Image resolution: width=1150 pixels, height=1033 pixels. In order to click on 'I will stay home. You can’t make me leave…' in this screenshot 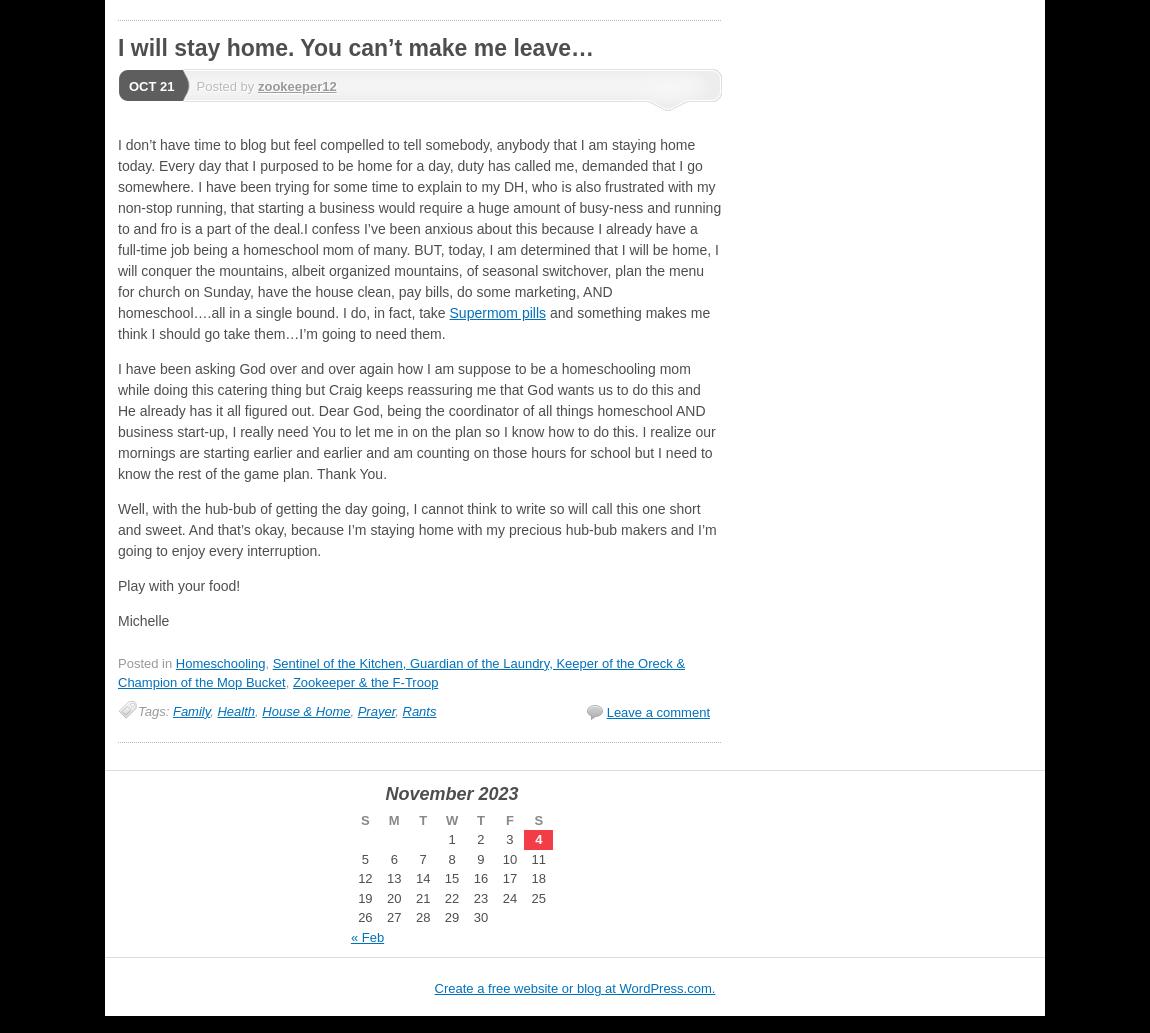, I will do `click(116, 48)`.